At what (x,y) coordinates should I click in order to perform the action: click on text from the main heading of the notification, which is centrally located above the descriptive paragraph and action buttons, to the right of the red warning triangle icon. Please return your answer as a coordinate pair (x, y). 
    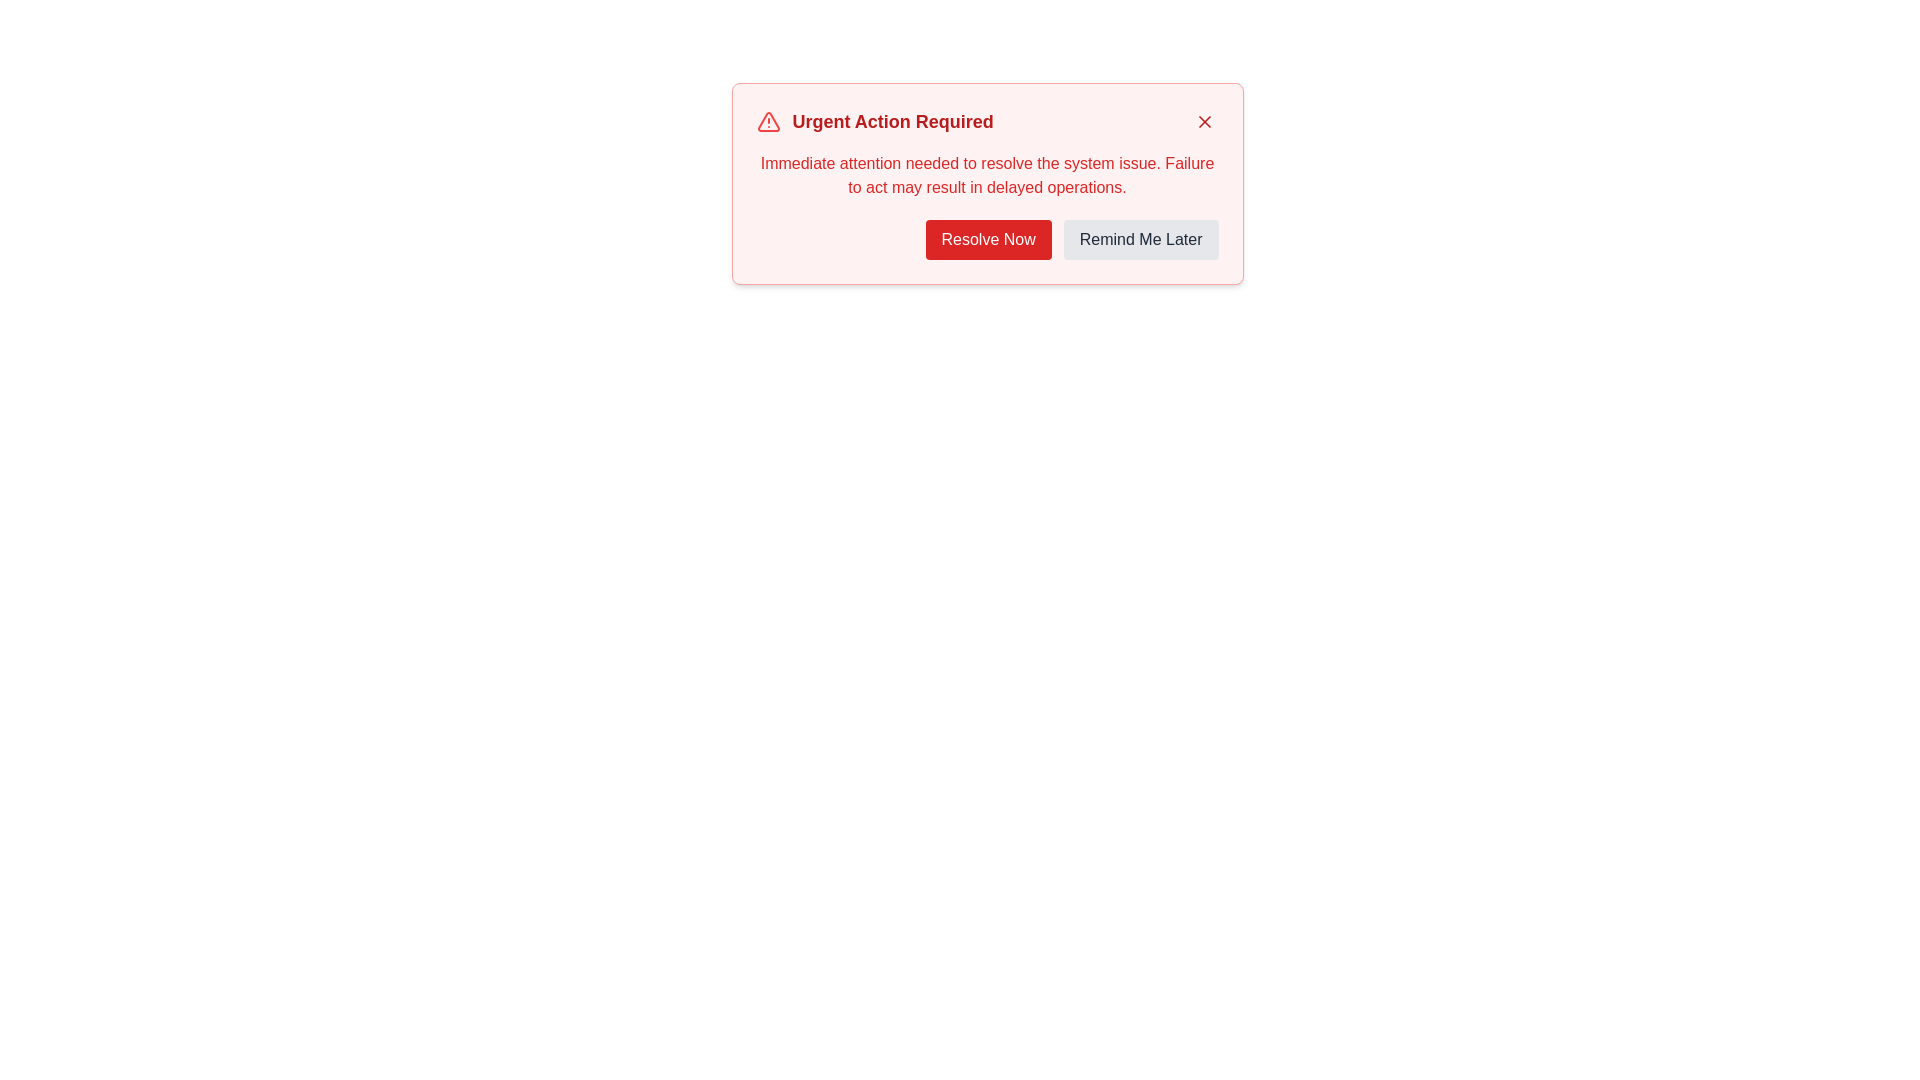
    Looking at the image, I should click on (892, 122).